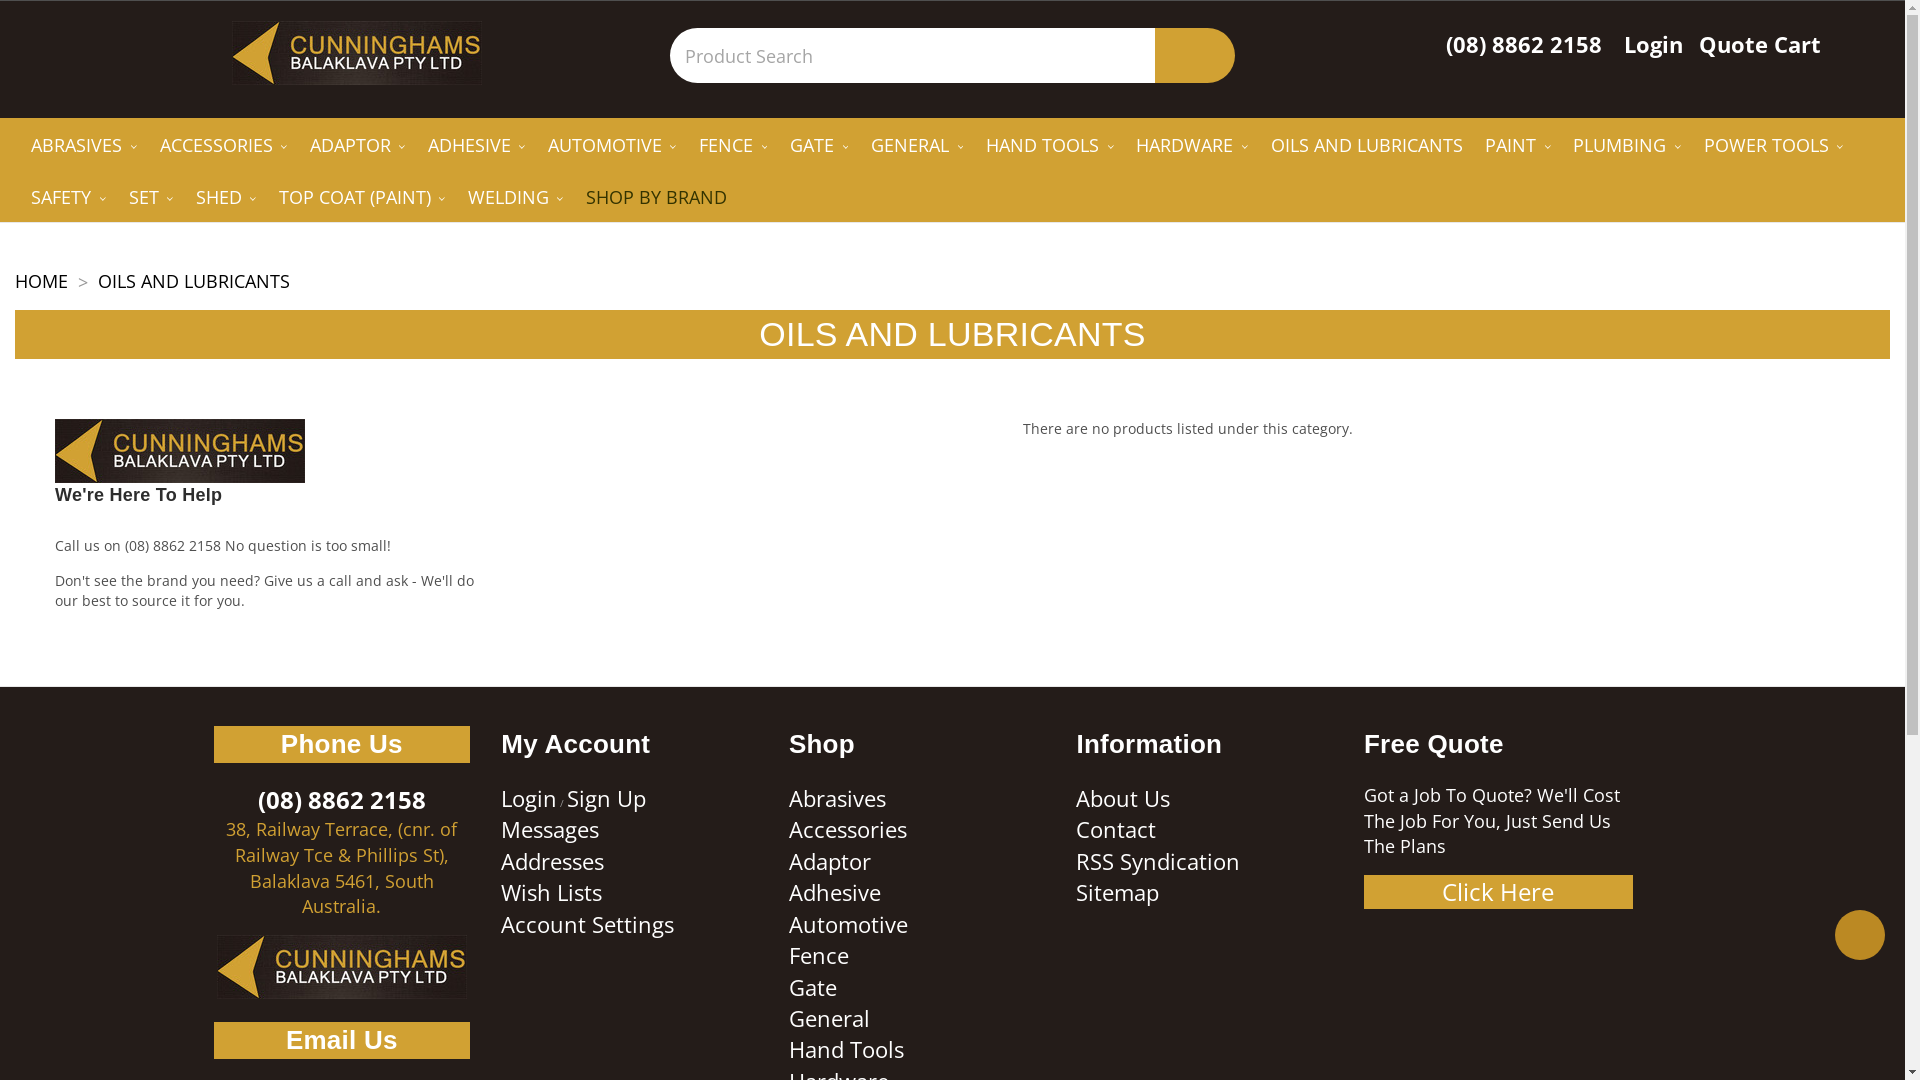 The image size is (1920, 1080). What do you see at coordinates (1760, 44) in the screenshot?
I see `'Quote Cart'` at bounding box center [1760, 44].